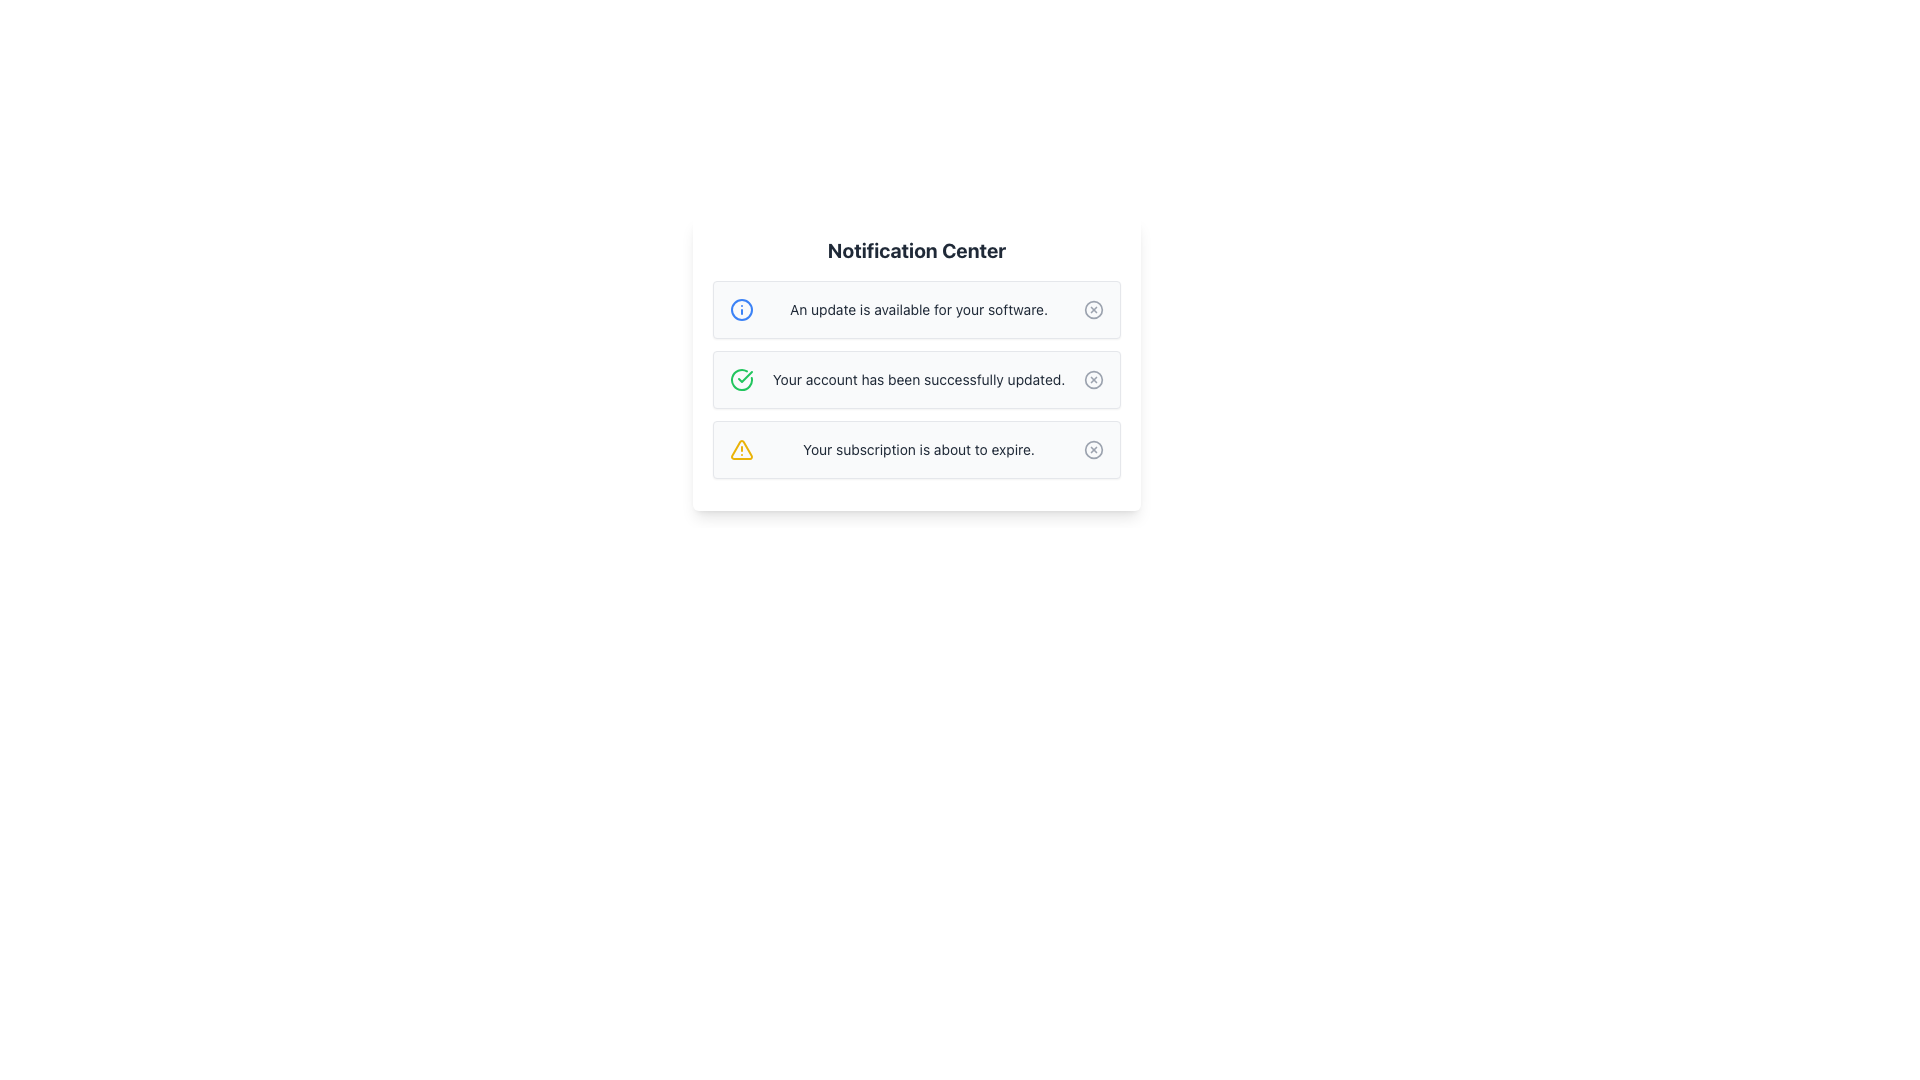 Image resolution: width=1920 pixels, height=1080 pixels. What do you see at coordinates (741, 309) in the screenshot?
I see `the circular blue icon with an 'i' symbol, which is positioned to the left of the notification text 'An update is available for your software.'` at bounding box center [741, 309].